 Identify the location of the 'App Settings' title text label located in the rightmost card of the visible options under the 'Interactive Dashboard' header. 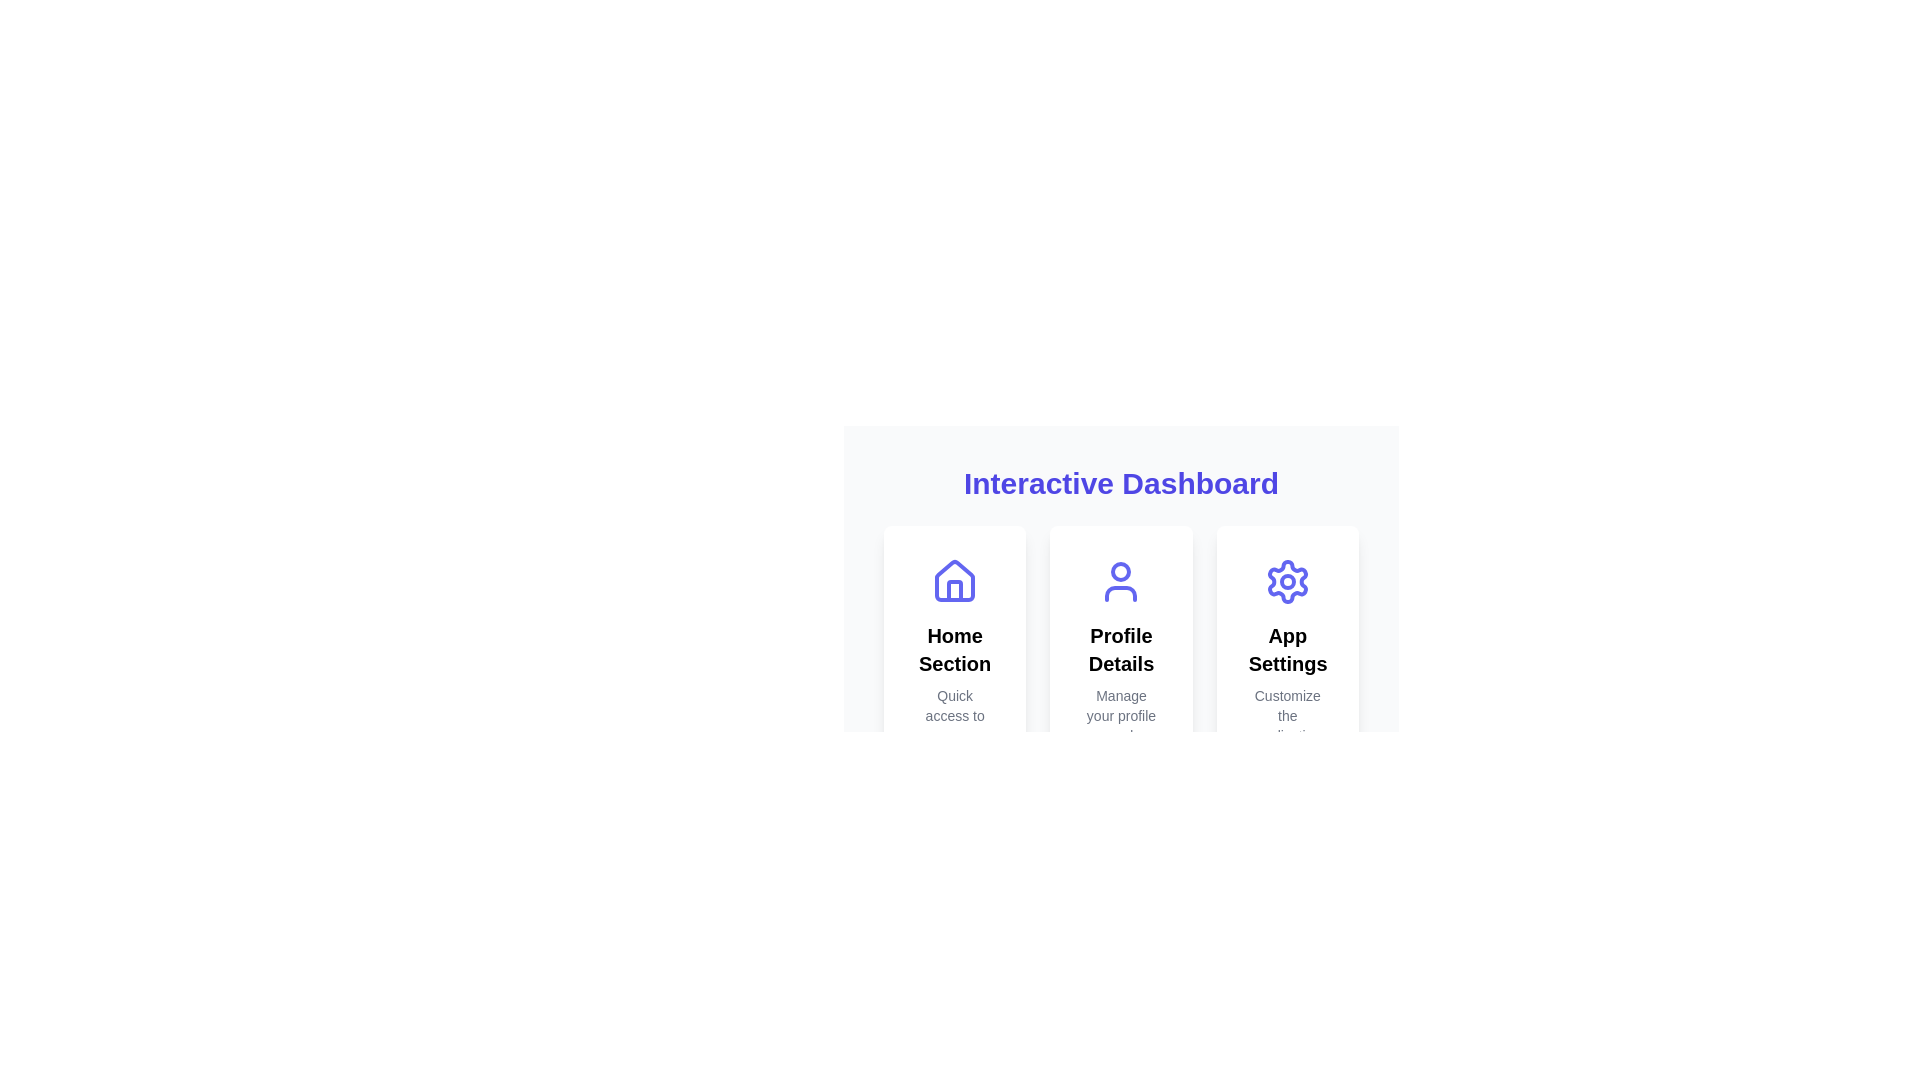
(1287, 650).